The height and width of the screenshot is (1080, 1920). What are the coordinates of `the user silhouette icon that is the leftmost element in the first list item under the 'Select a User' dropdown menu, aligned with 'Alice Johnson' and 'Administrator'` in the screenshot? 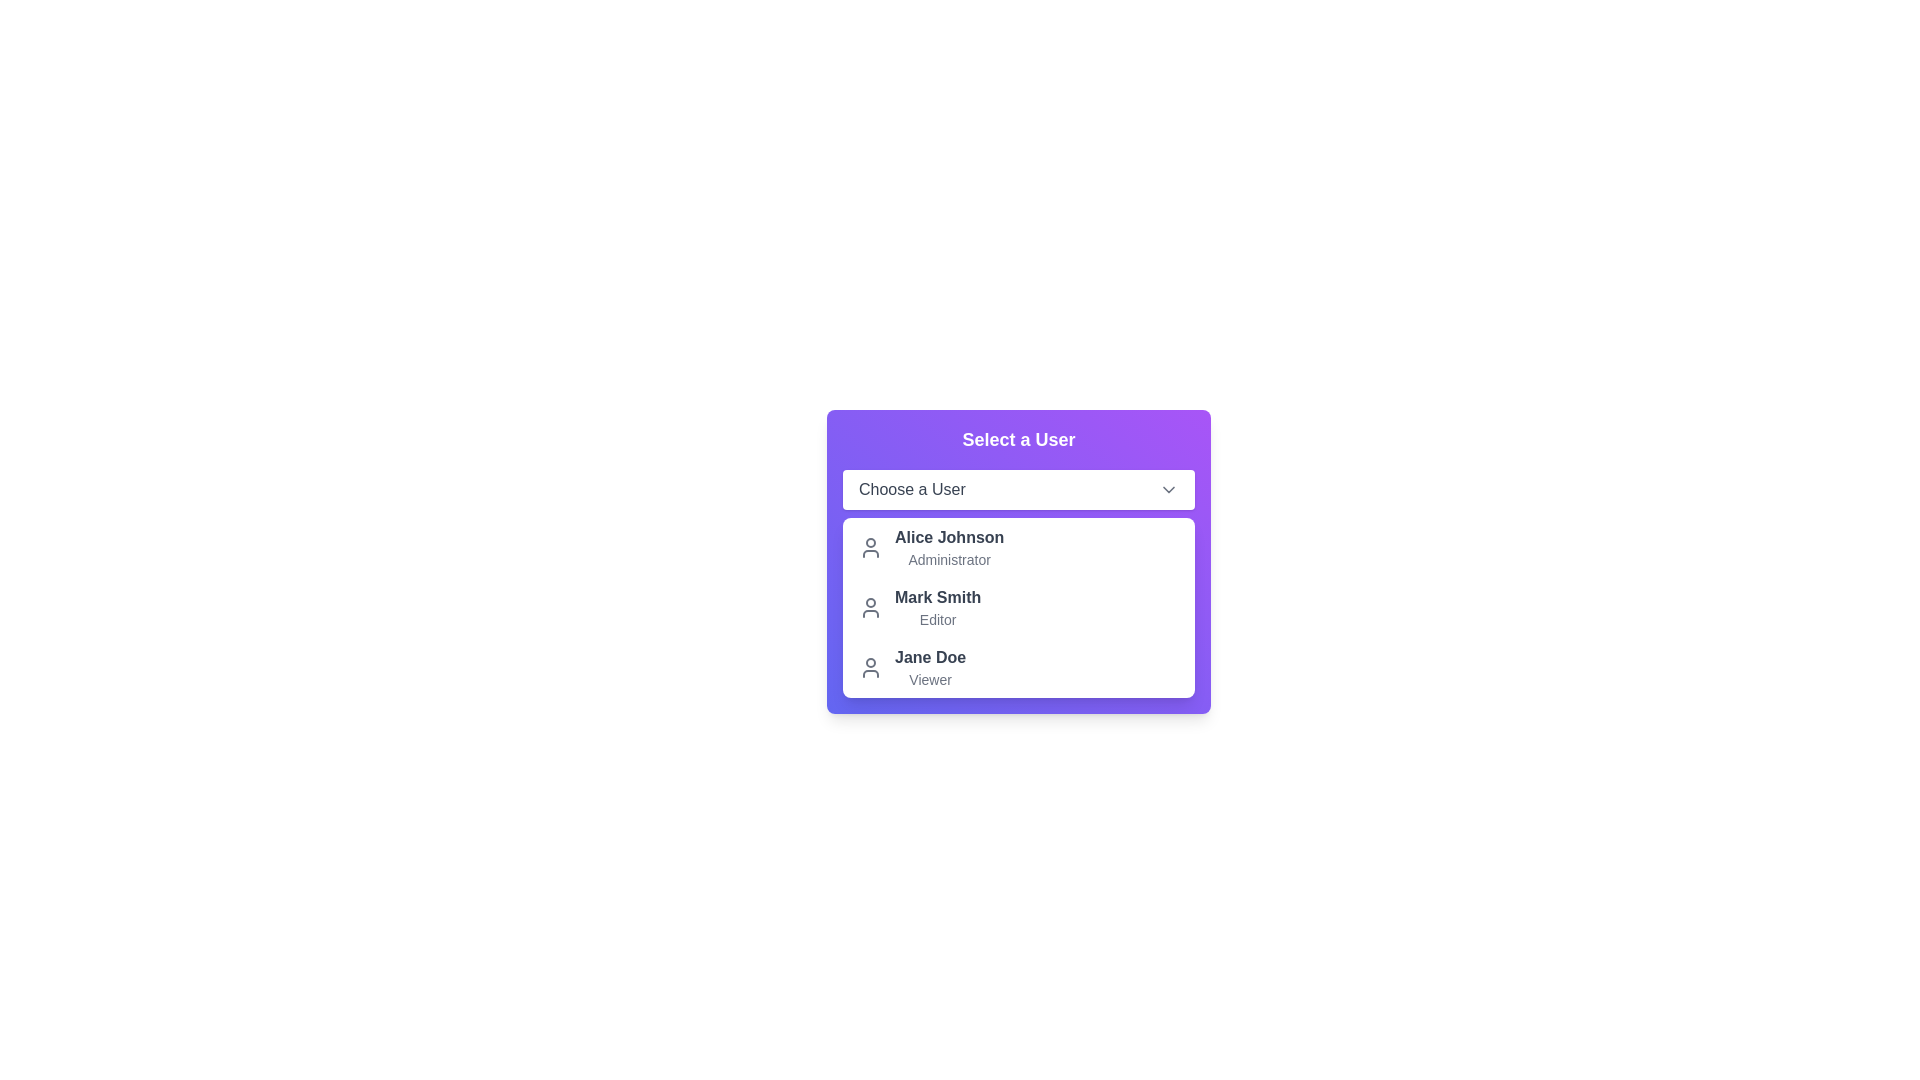 It's located at (870, 547).